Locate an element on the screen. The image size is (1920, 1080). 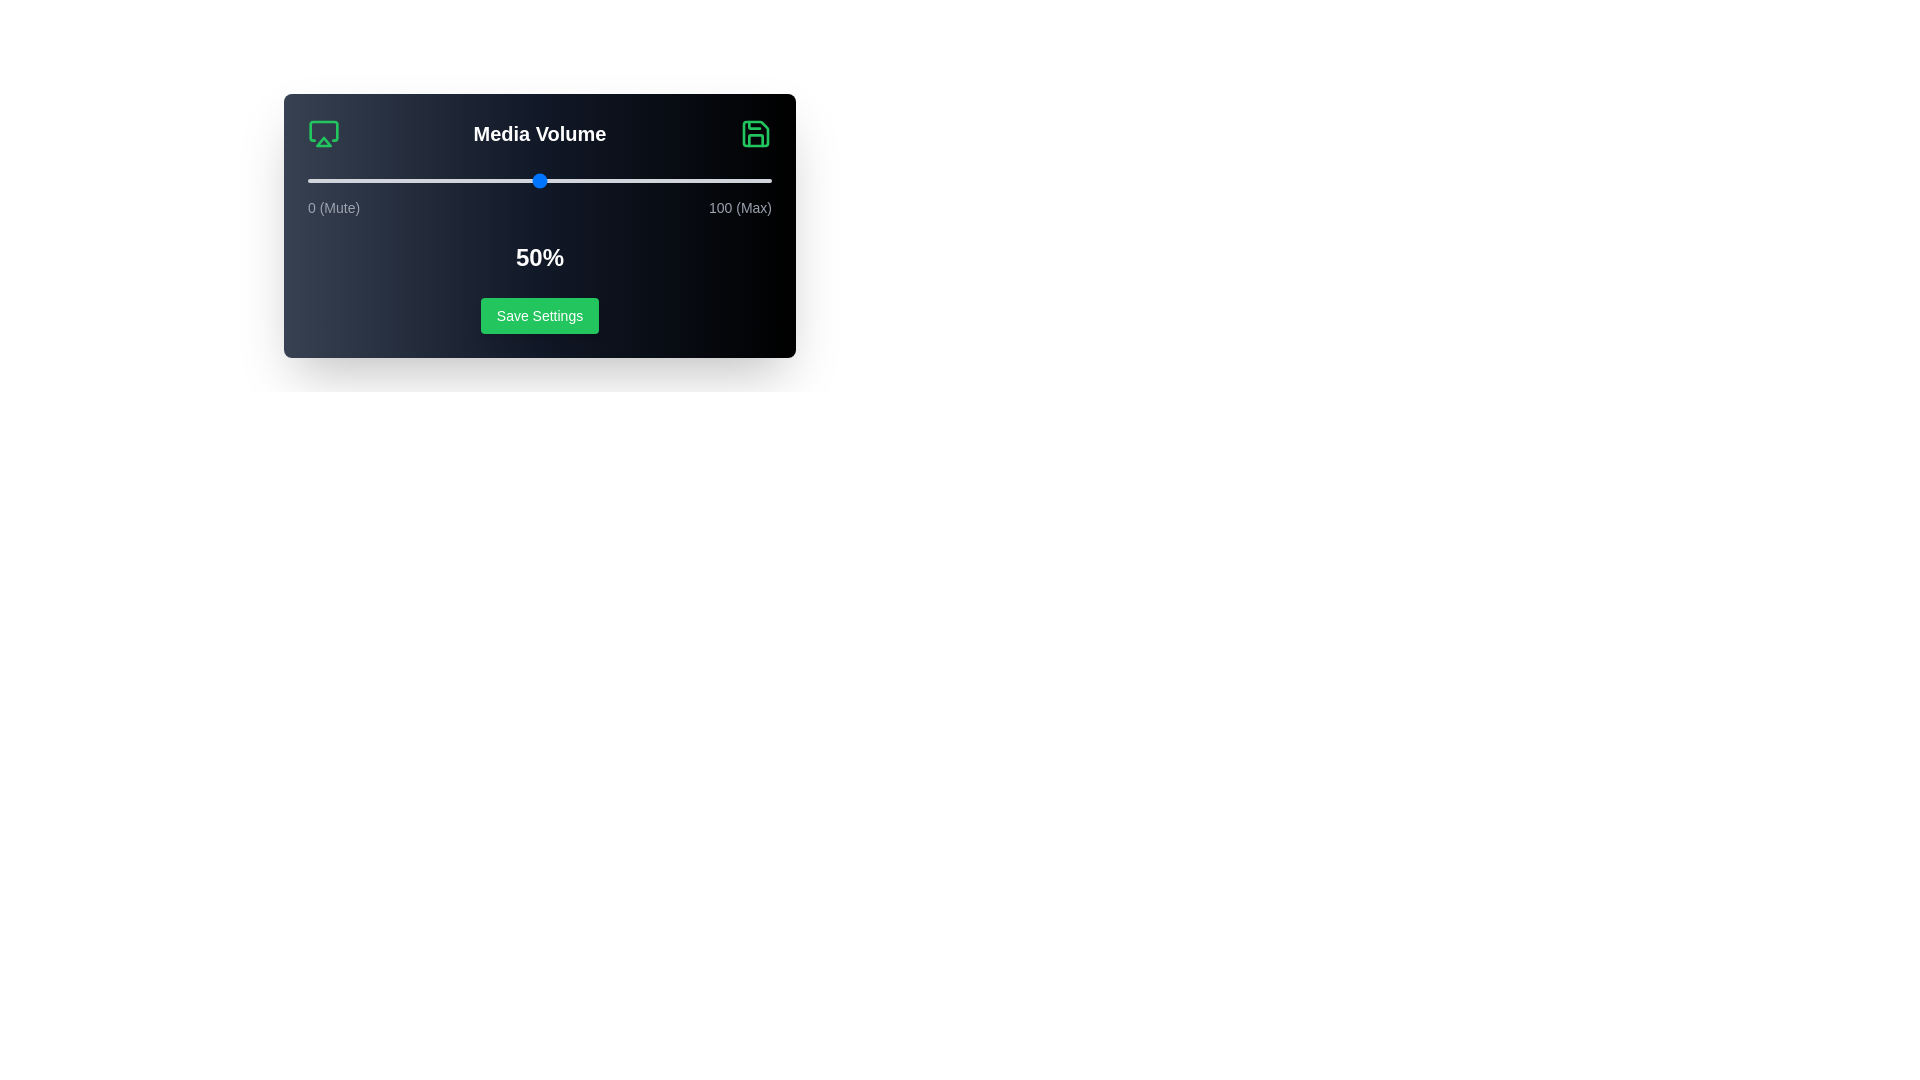
the volume slider to 50% is located at coordinates (539, 181).